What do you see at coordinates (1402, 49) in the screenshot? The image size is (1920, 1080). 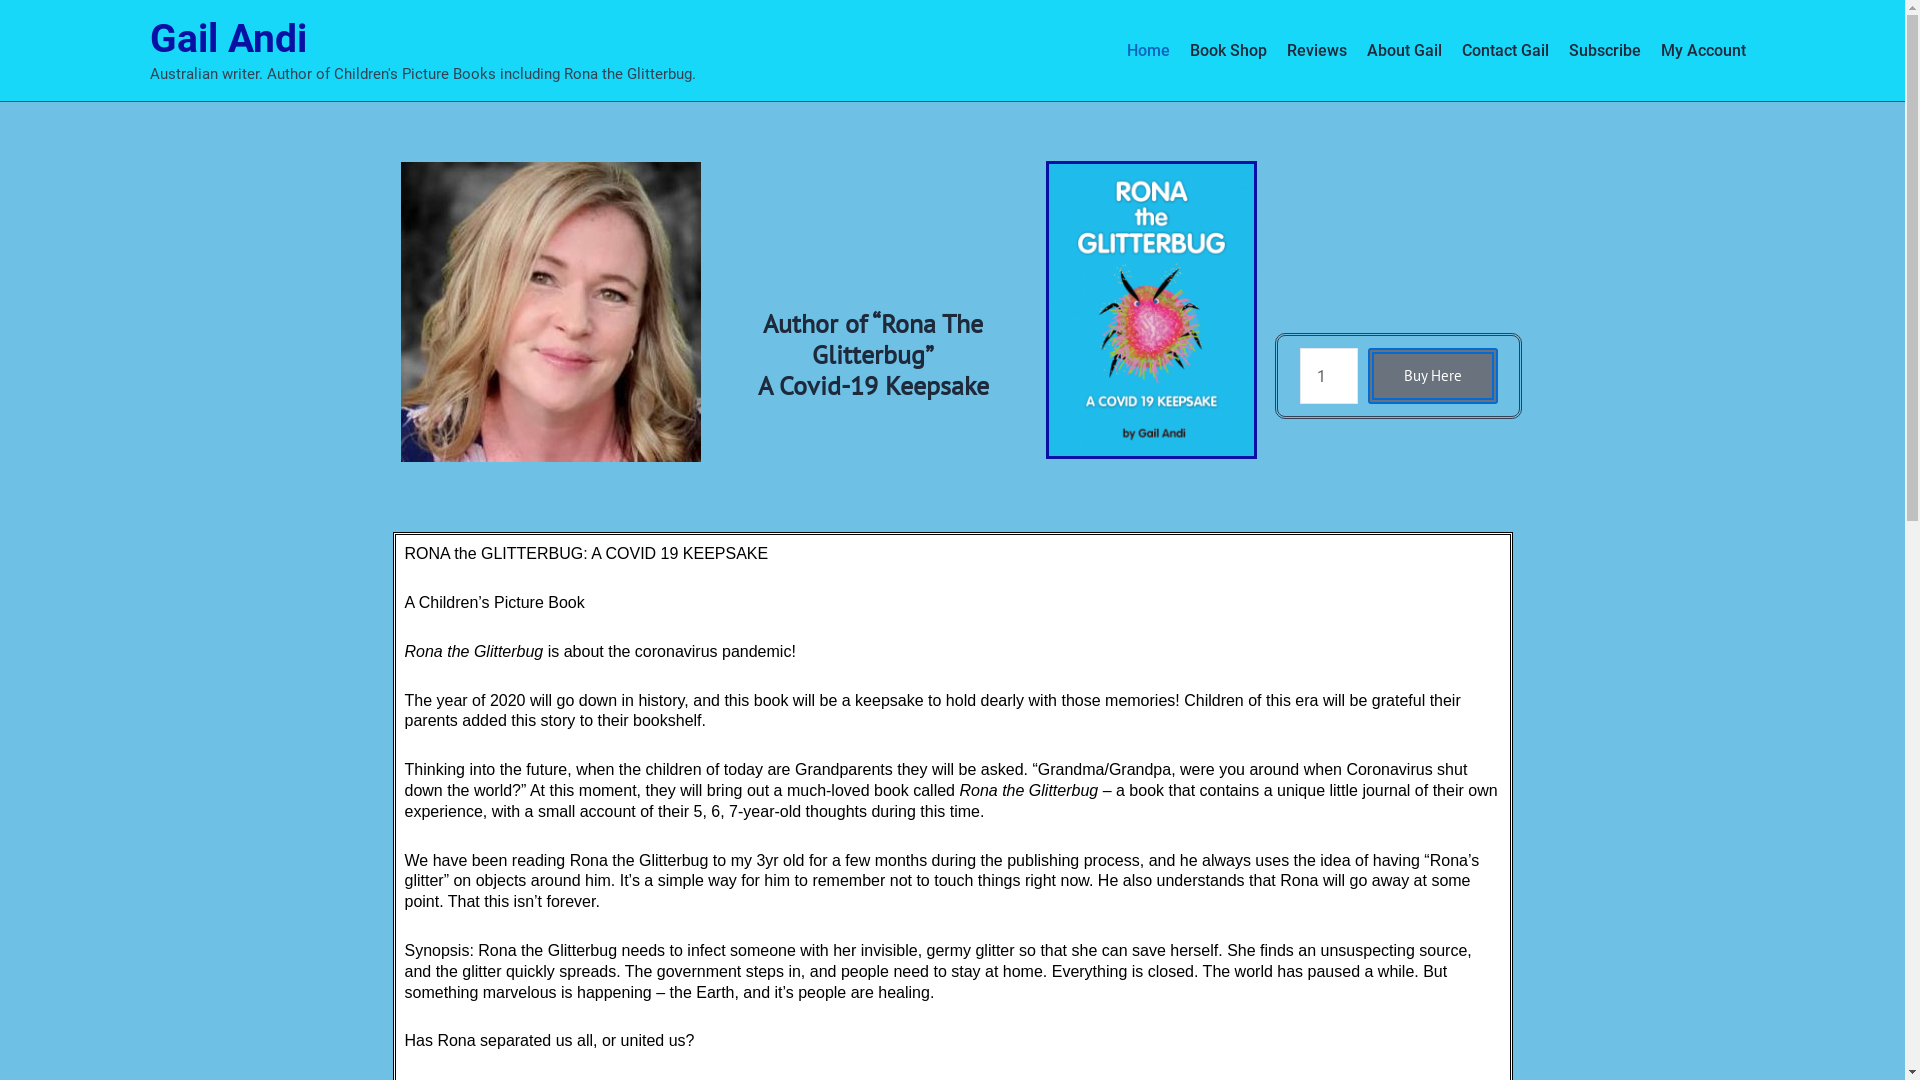 I see `'About Gail'` at bounding box center [1402, 49].